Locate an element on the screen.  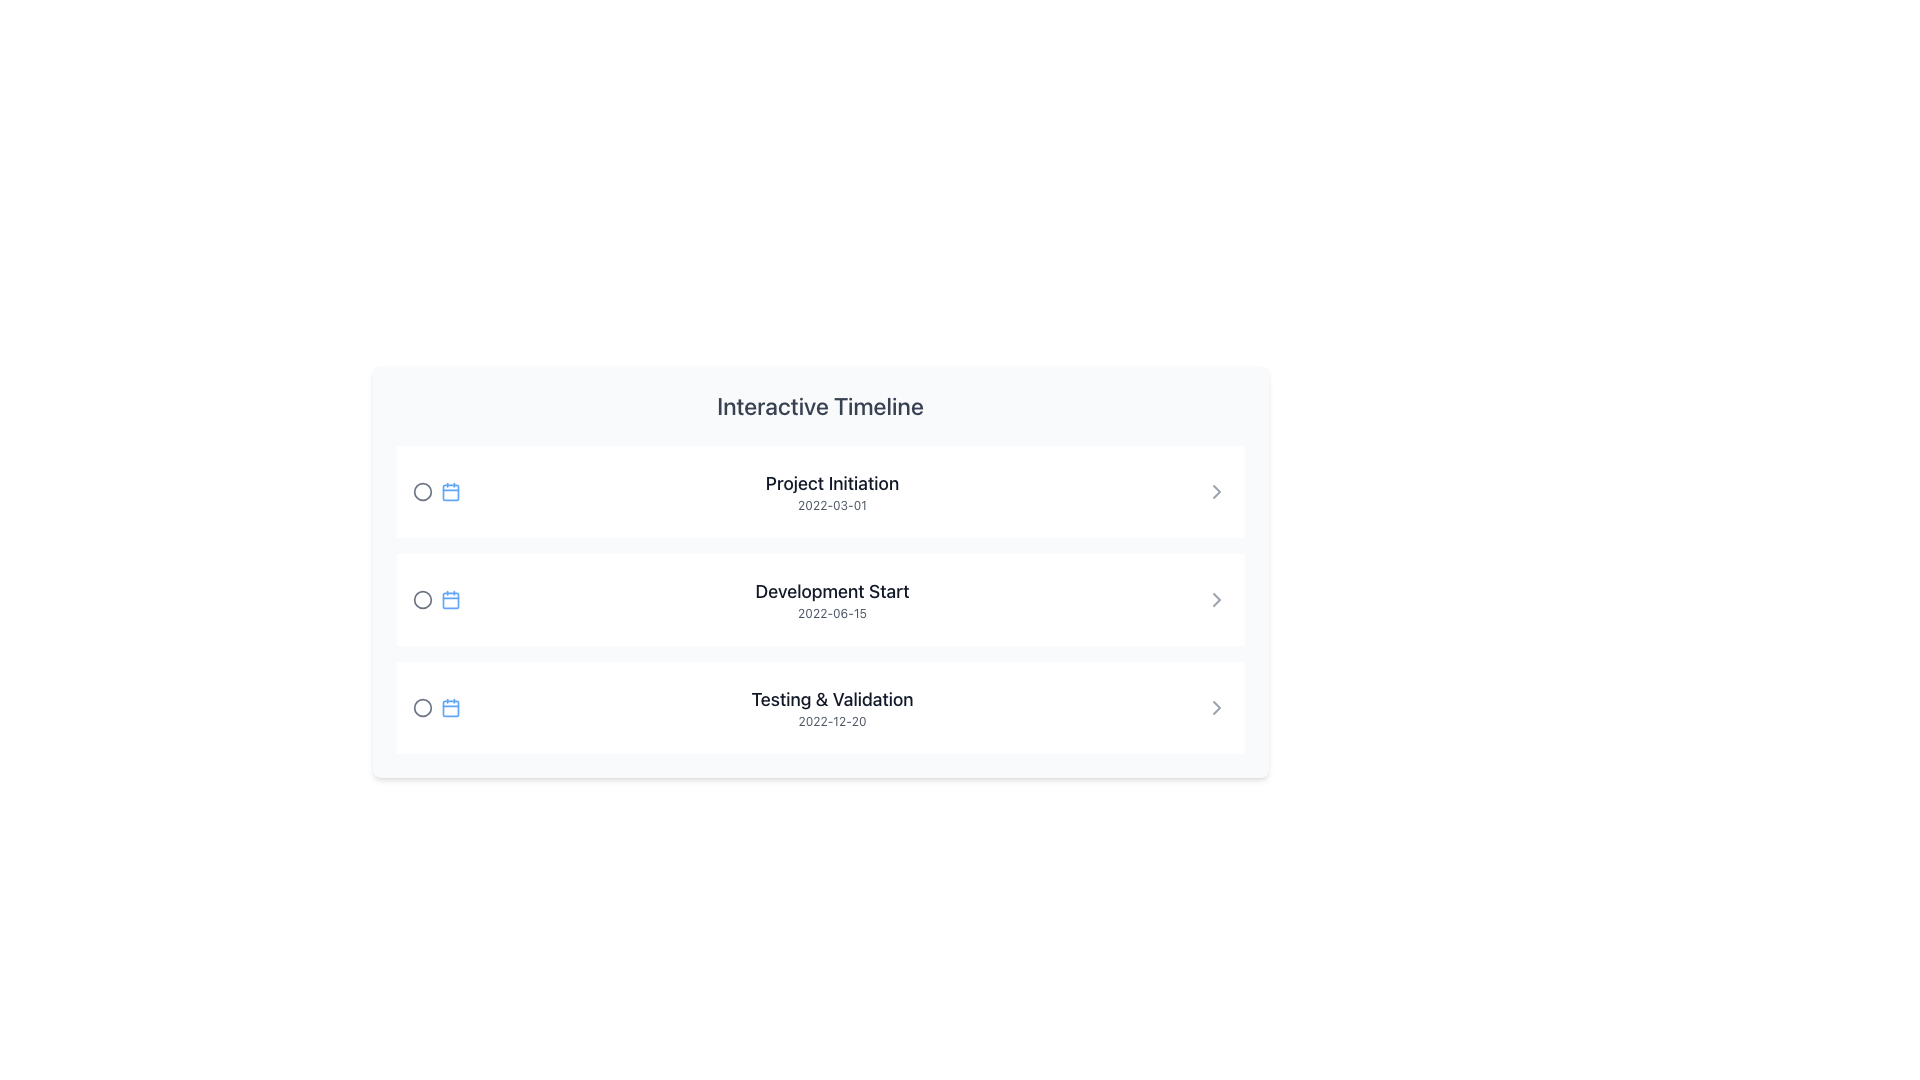
label indicating the timeline event or milestone located in the first line of text within the third row of the timeline view, positioned above the date '2022-12-20' is located at coordinates (832, 698).